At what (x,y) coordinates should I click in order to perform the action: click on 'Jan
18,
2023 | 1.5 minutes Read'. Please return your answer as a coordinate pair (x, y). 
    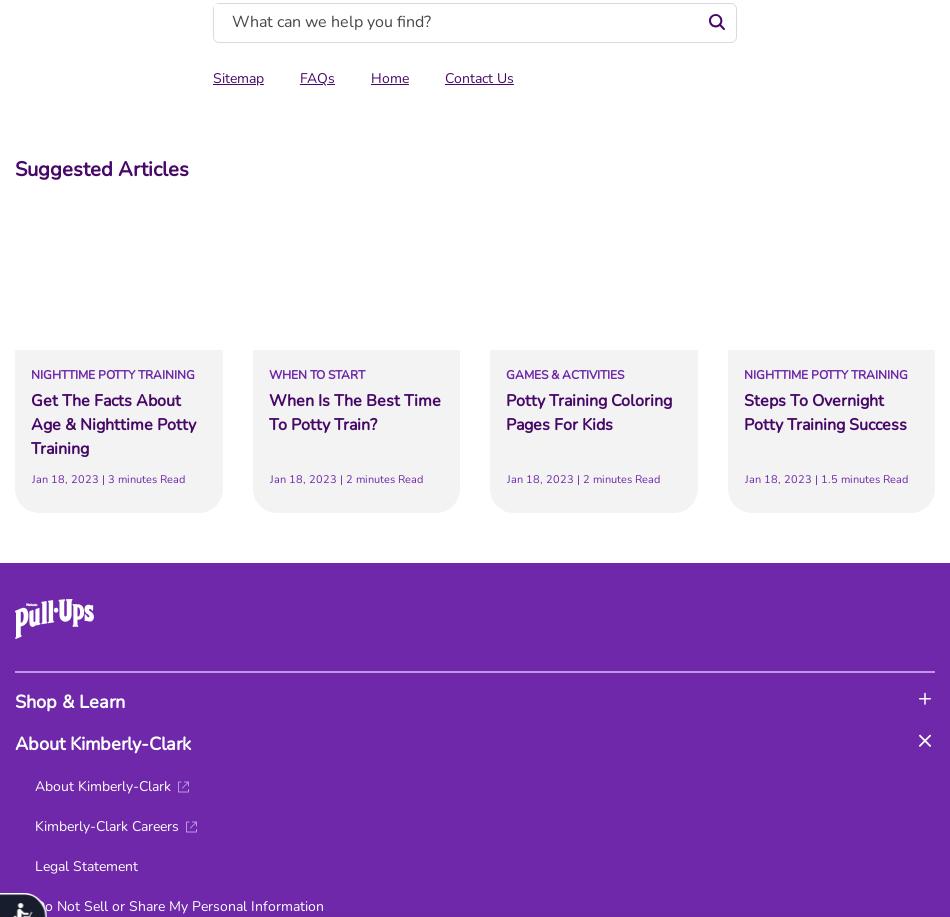
    Looking at the image, I should click on (824, 478).